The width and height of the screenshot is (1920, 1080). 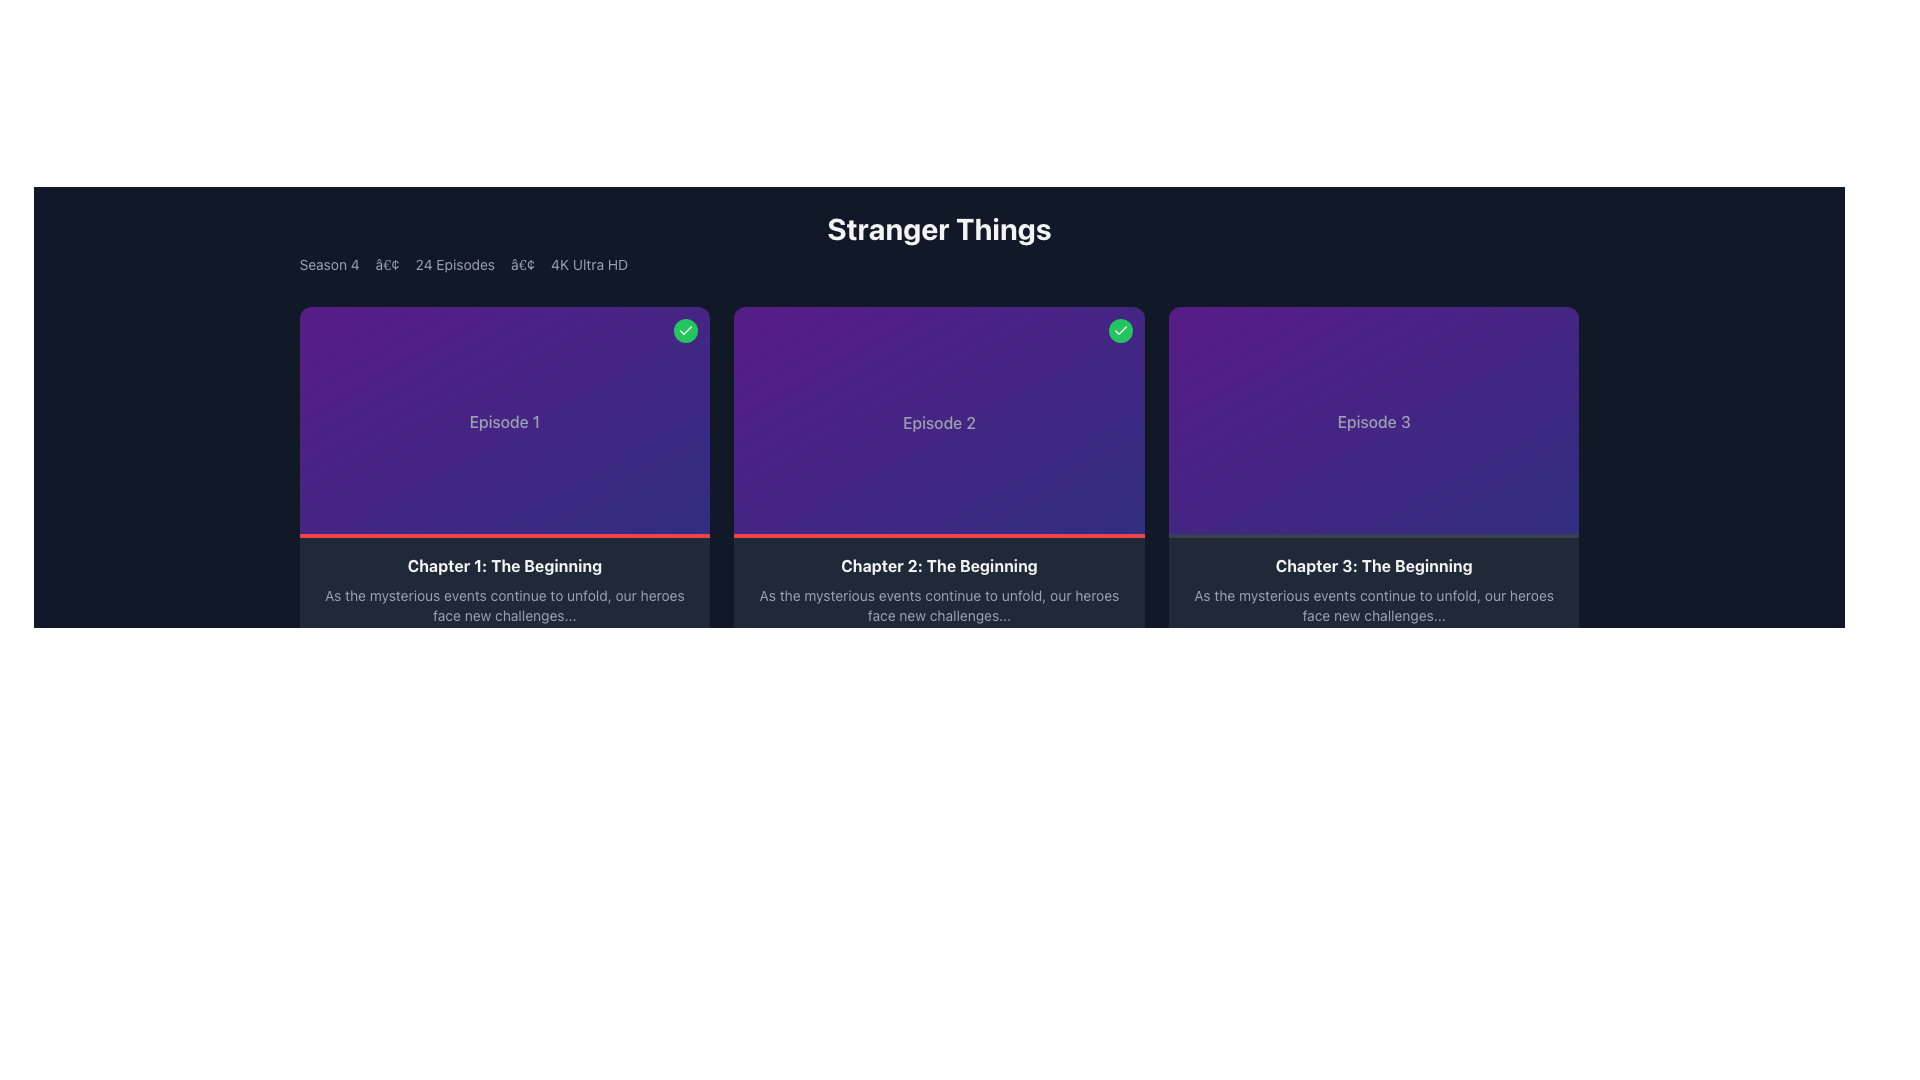 I want to click on the first card, so click(x=504, y=421).